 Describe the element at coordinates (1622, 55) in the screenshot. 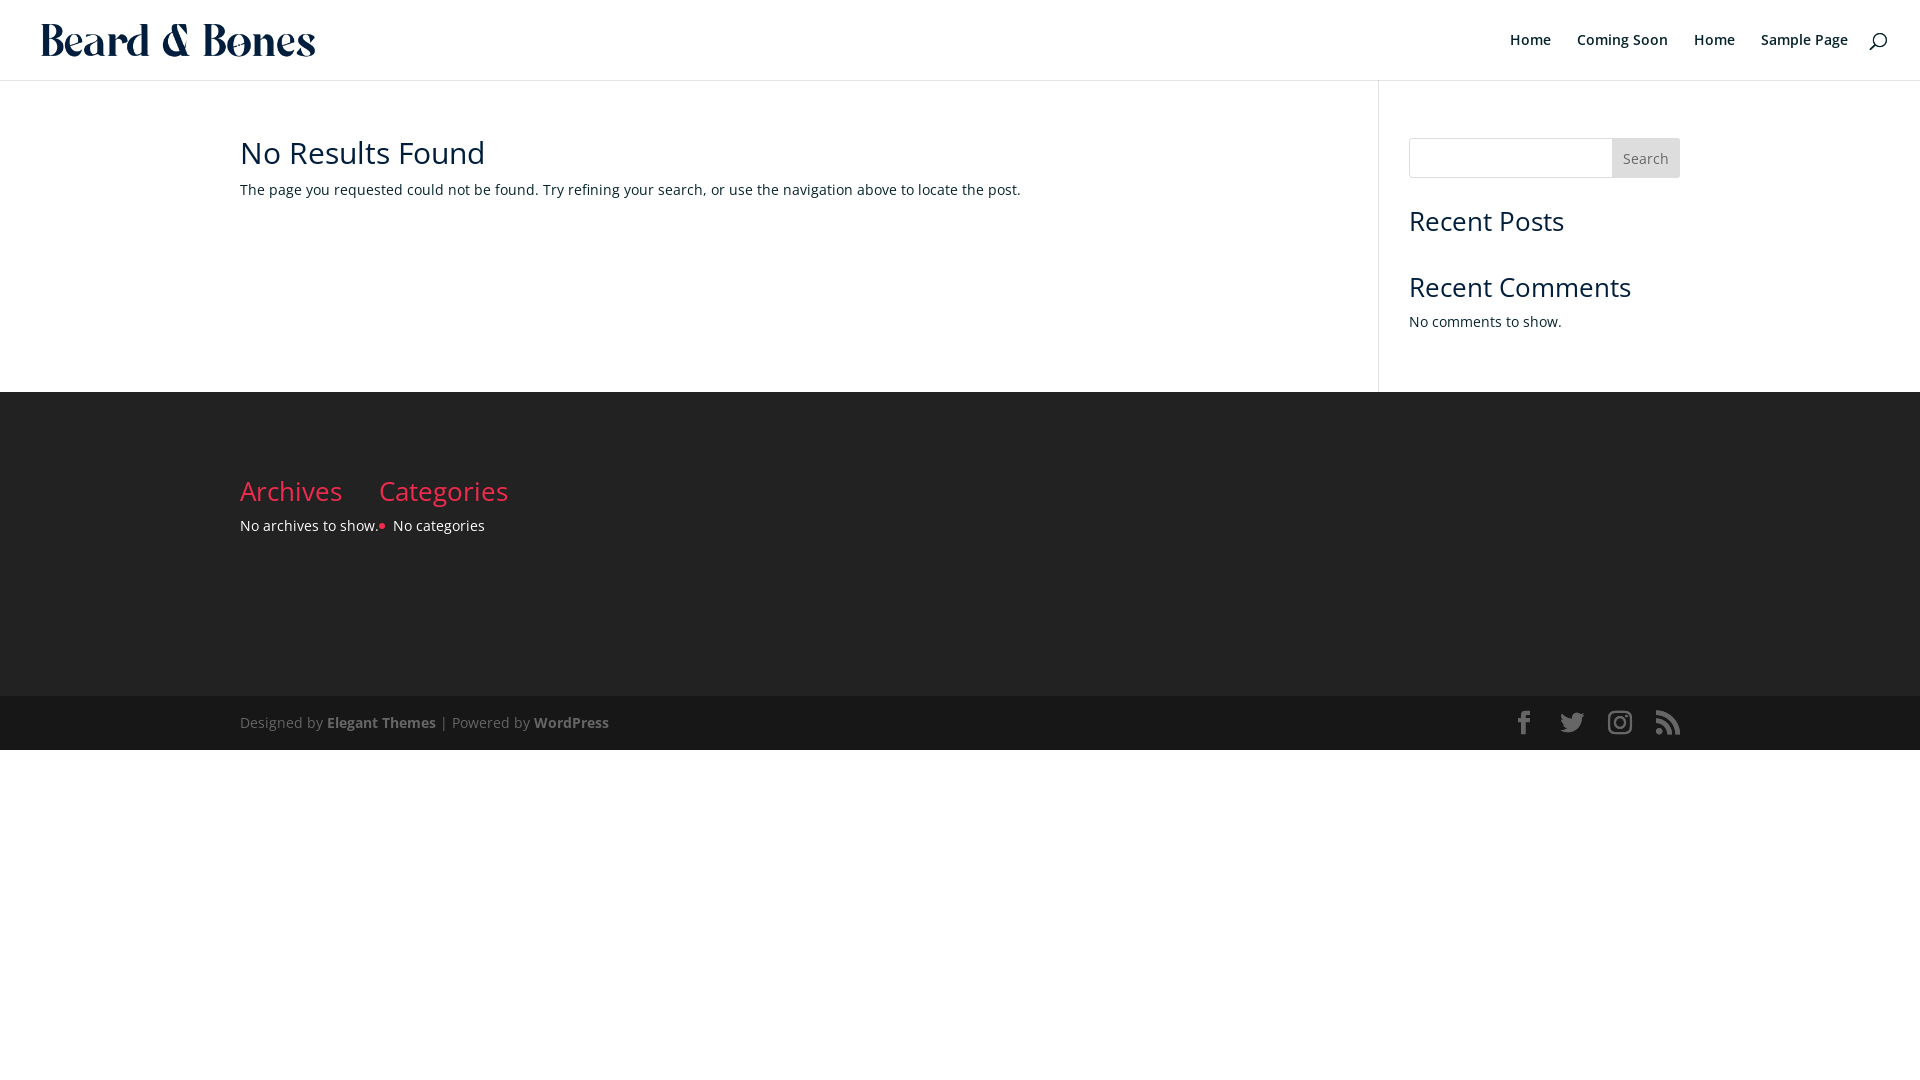

I see `'Coming Soon'` at that location.